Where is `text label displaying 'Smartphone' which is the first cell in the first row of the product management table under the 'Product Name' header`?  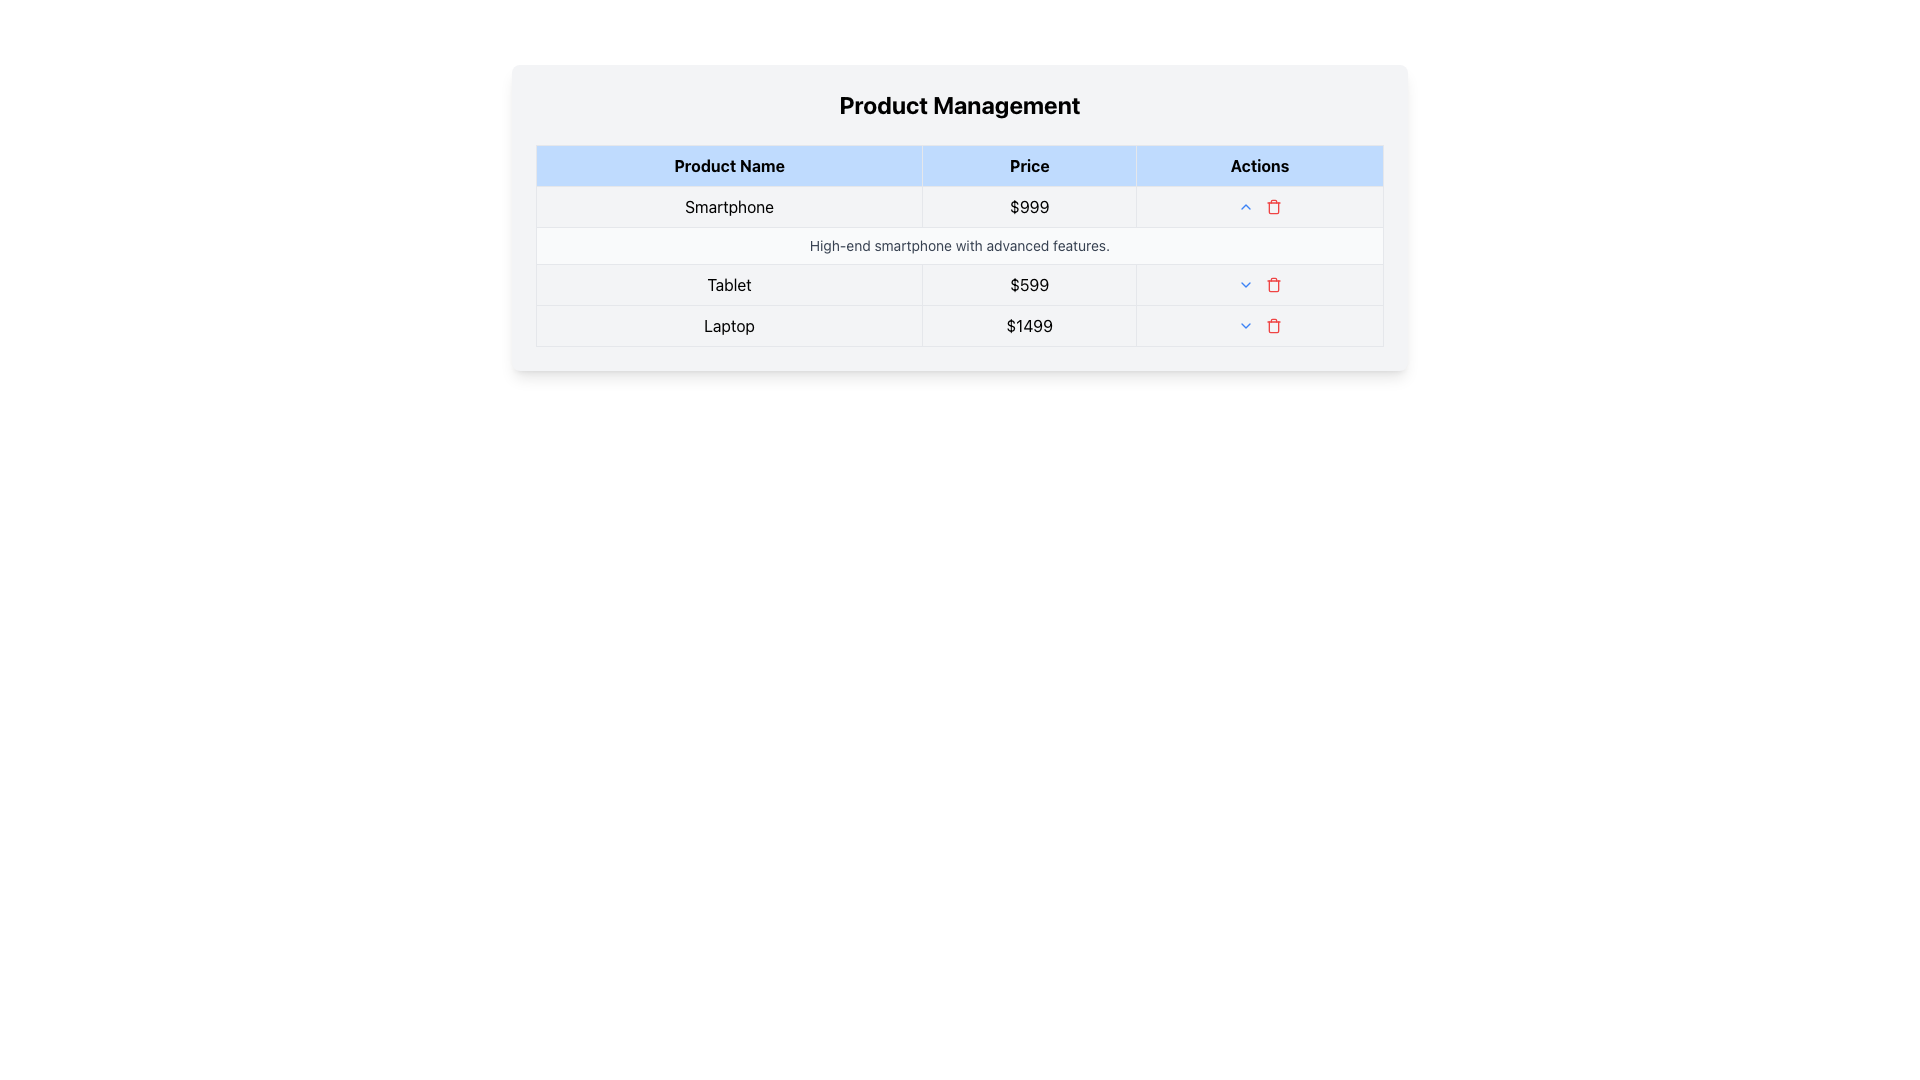 text label displaying 'Smartphone' which is the first cell in the first row of the product management table under the 'Product Name' header is located at coordinates (728, 207).